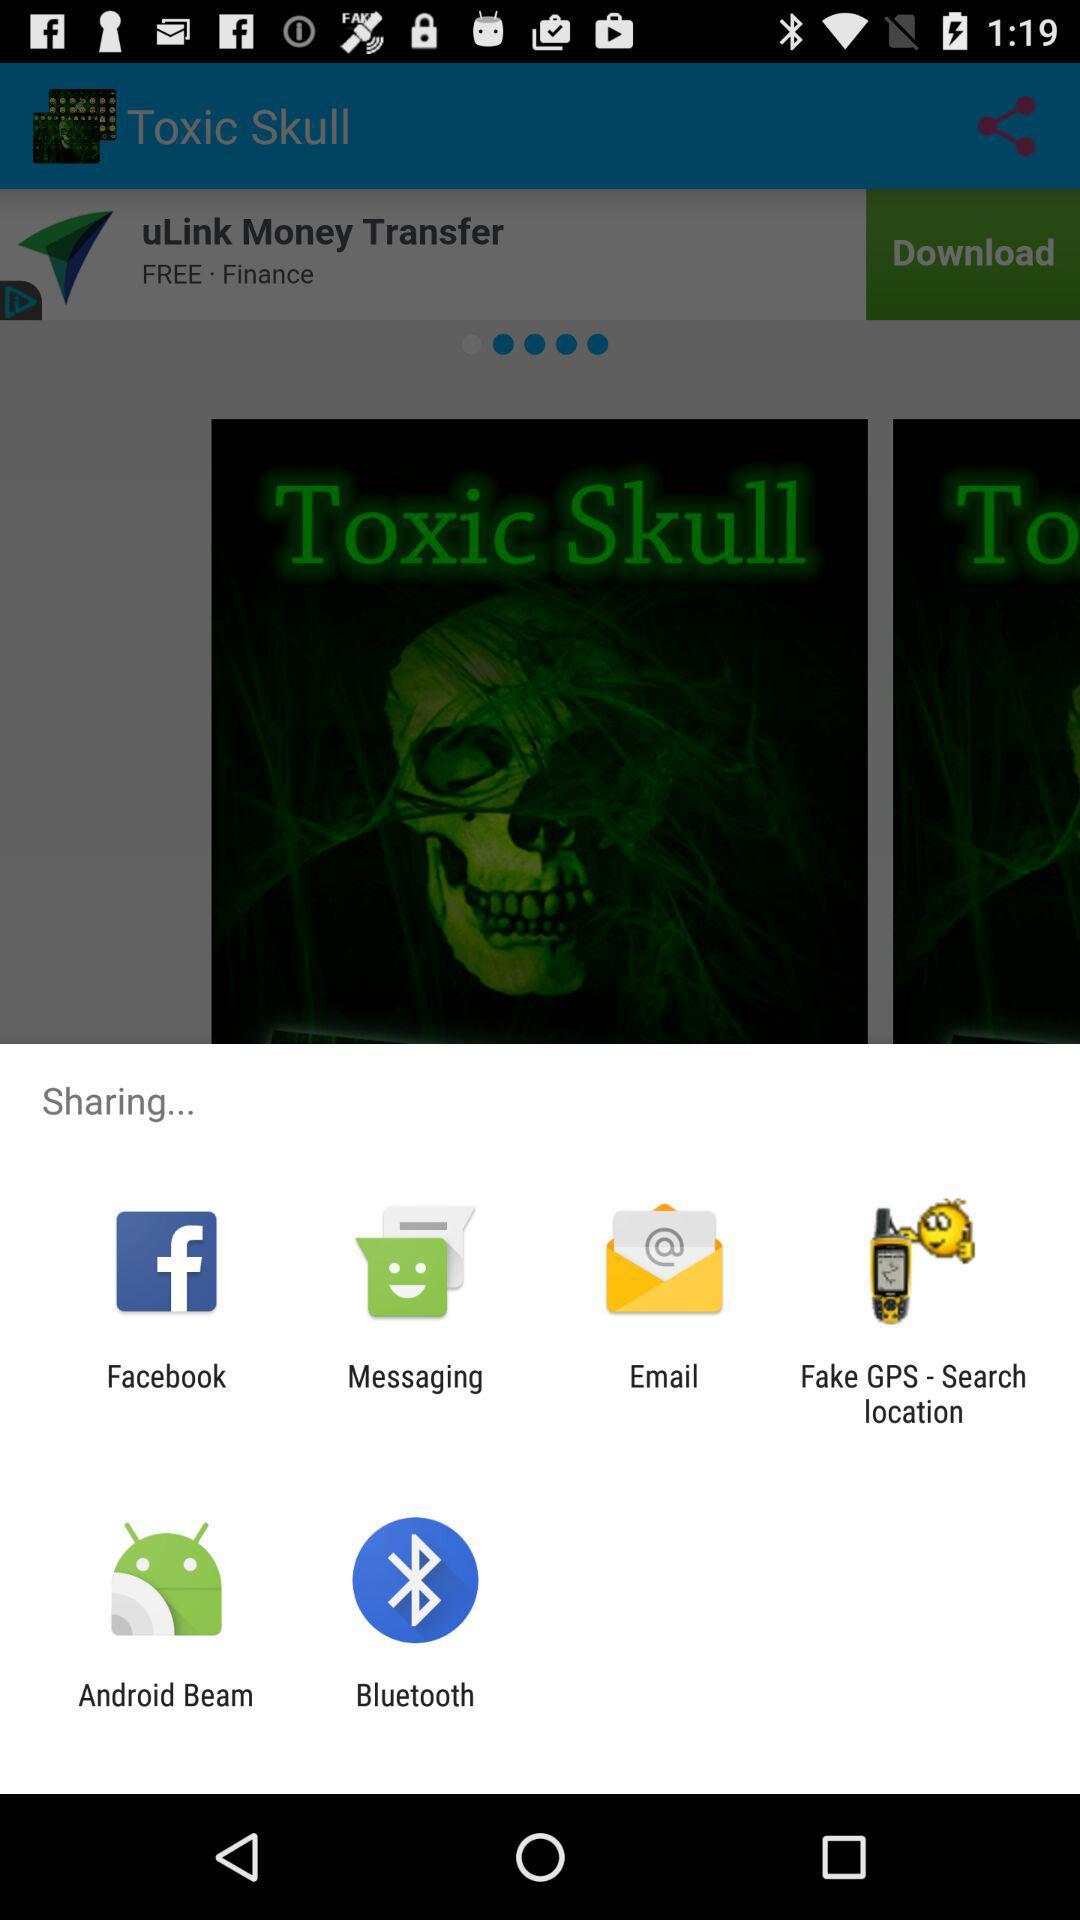  What do you see at coordinates (913, 1392) in the screenshot?
I see `the fake gps search item` at bounding box center [913, 1392].